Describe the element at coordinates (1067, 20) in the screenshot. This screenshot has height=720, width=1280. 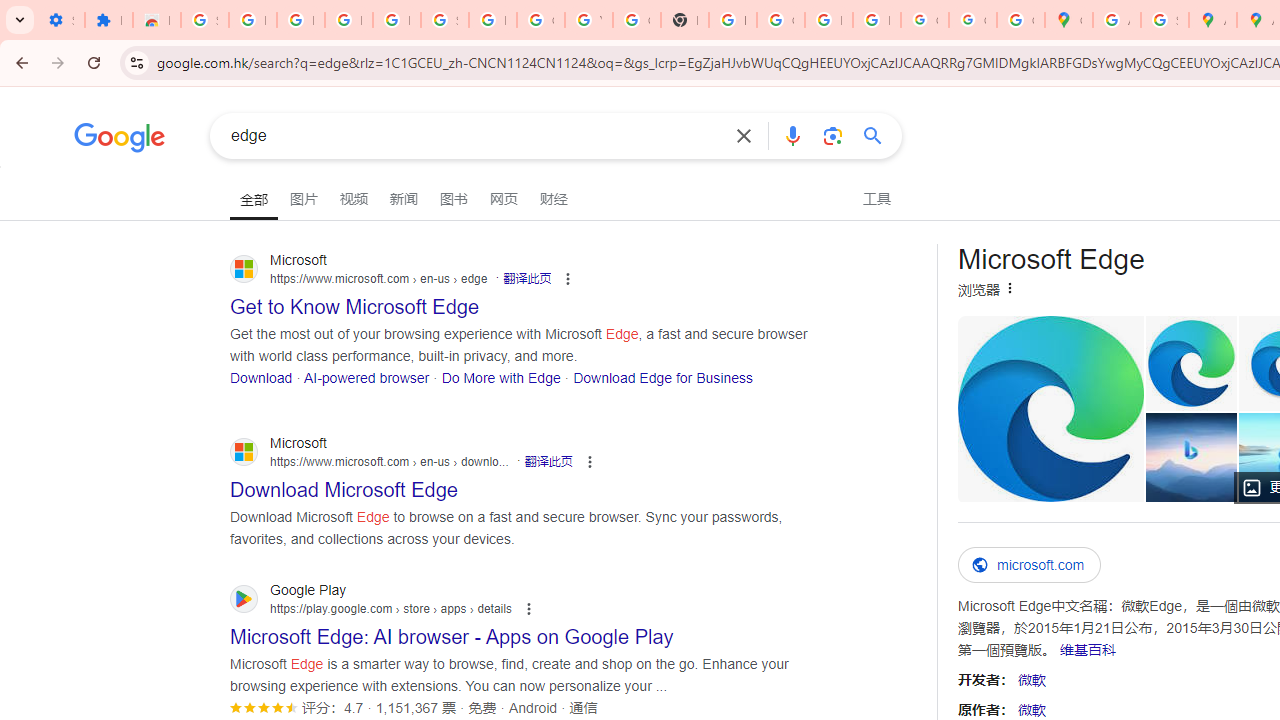
I see `'Google Maps'` at that location.